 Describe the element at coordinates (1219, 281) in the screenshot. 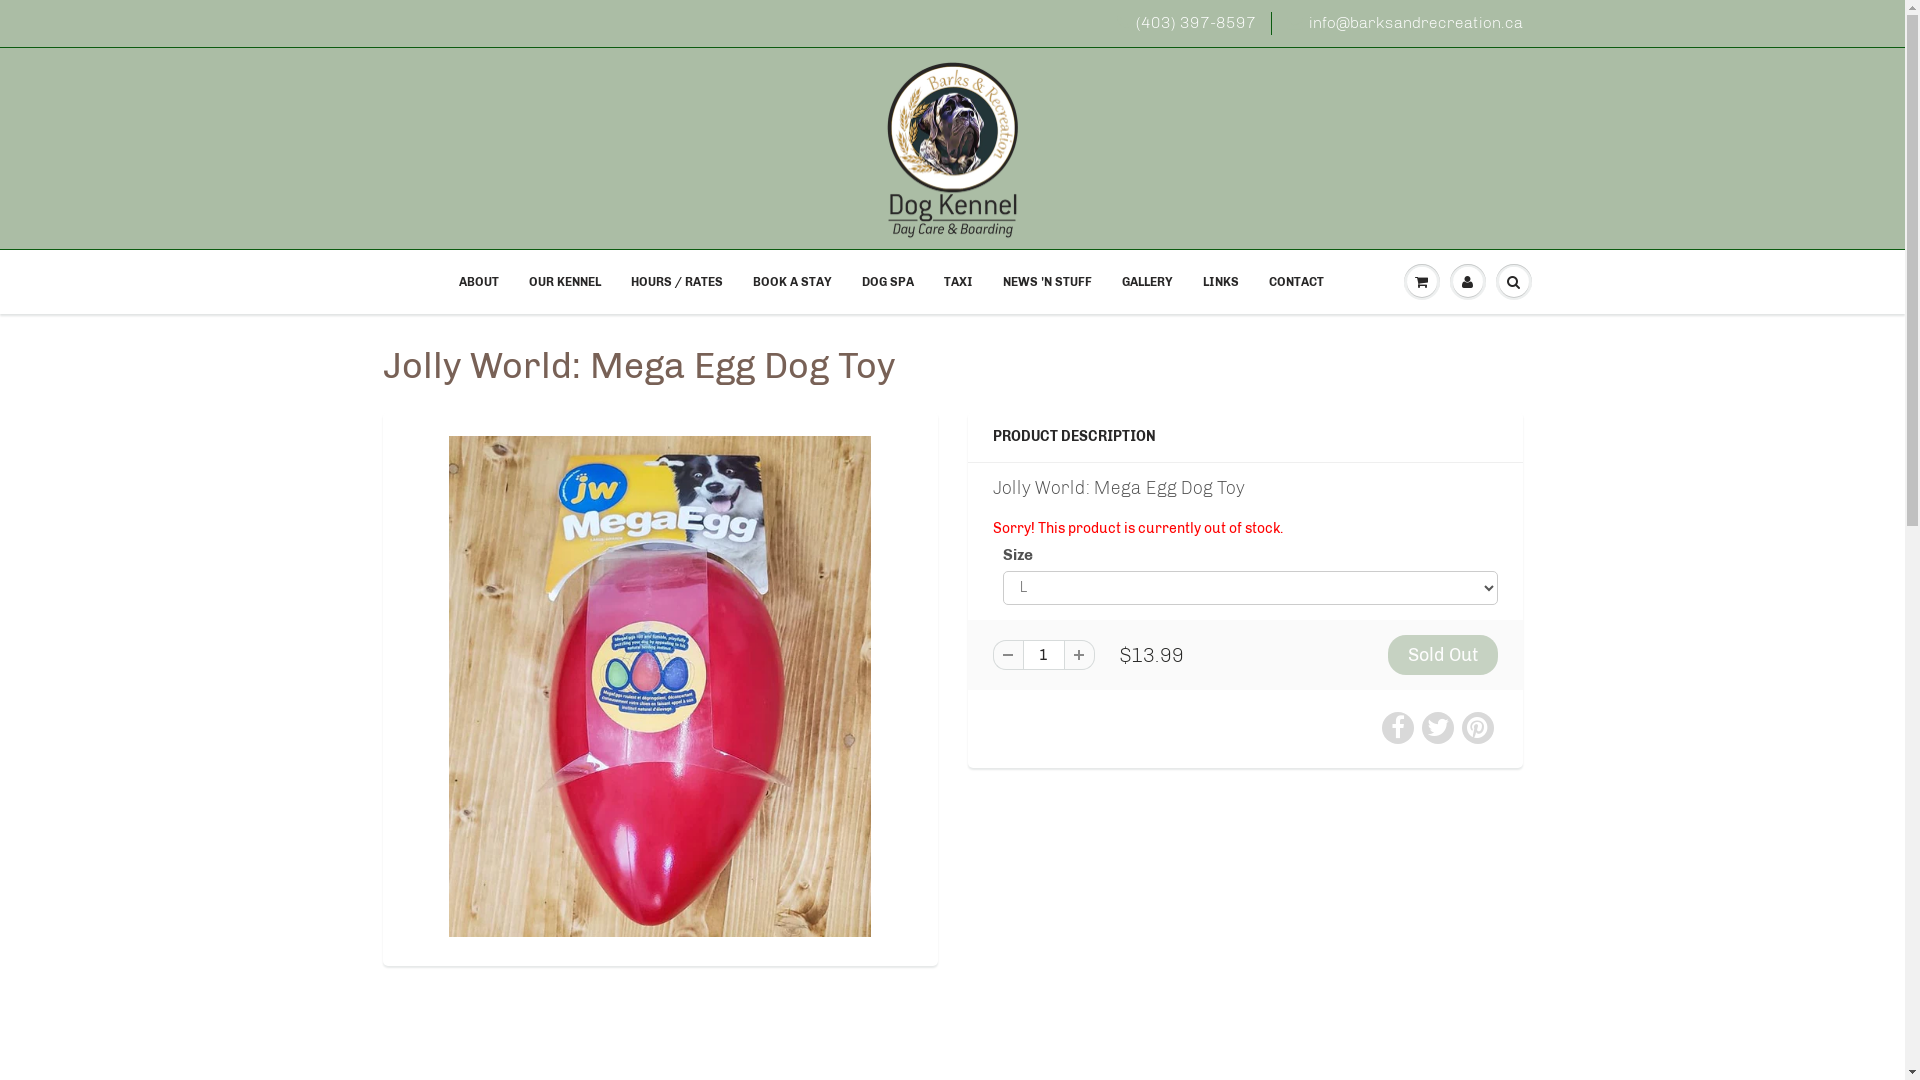

I see `'LINKS'` at that location.